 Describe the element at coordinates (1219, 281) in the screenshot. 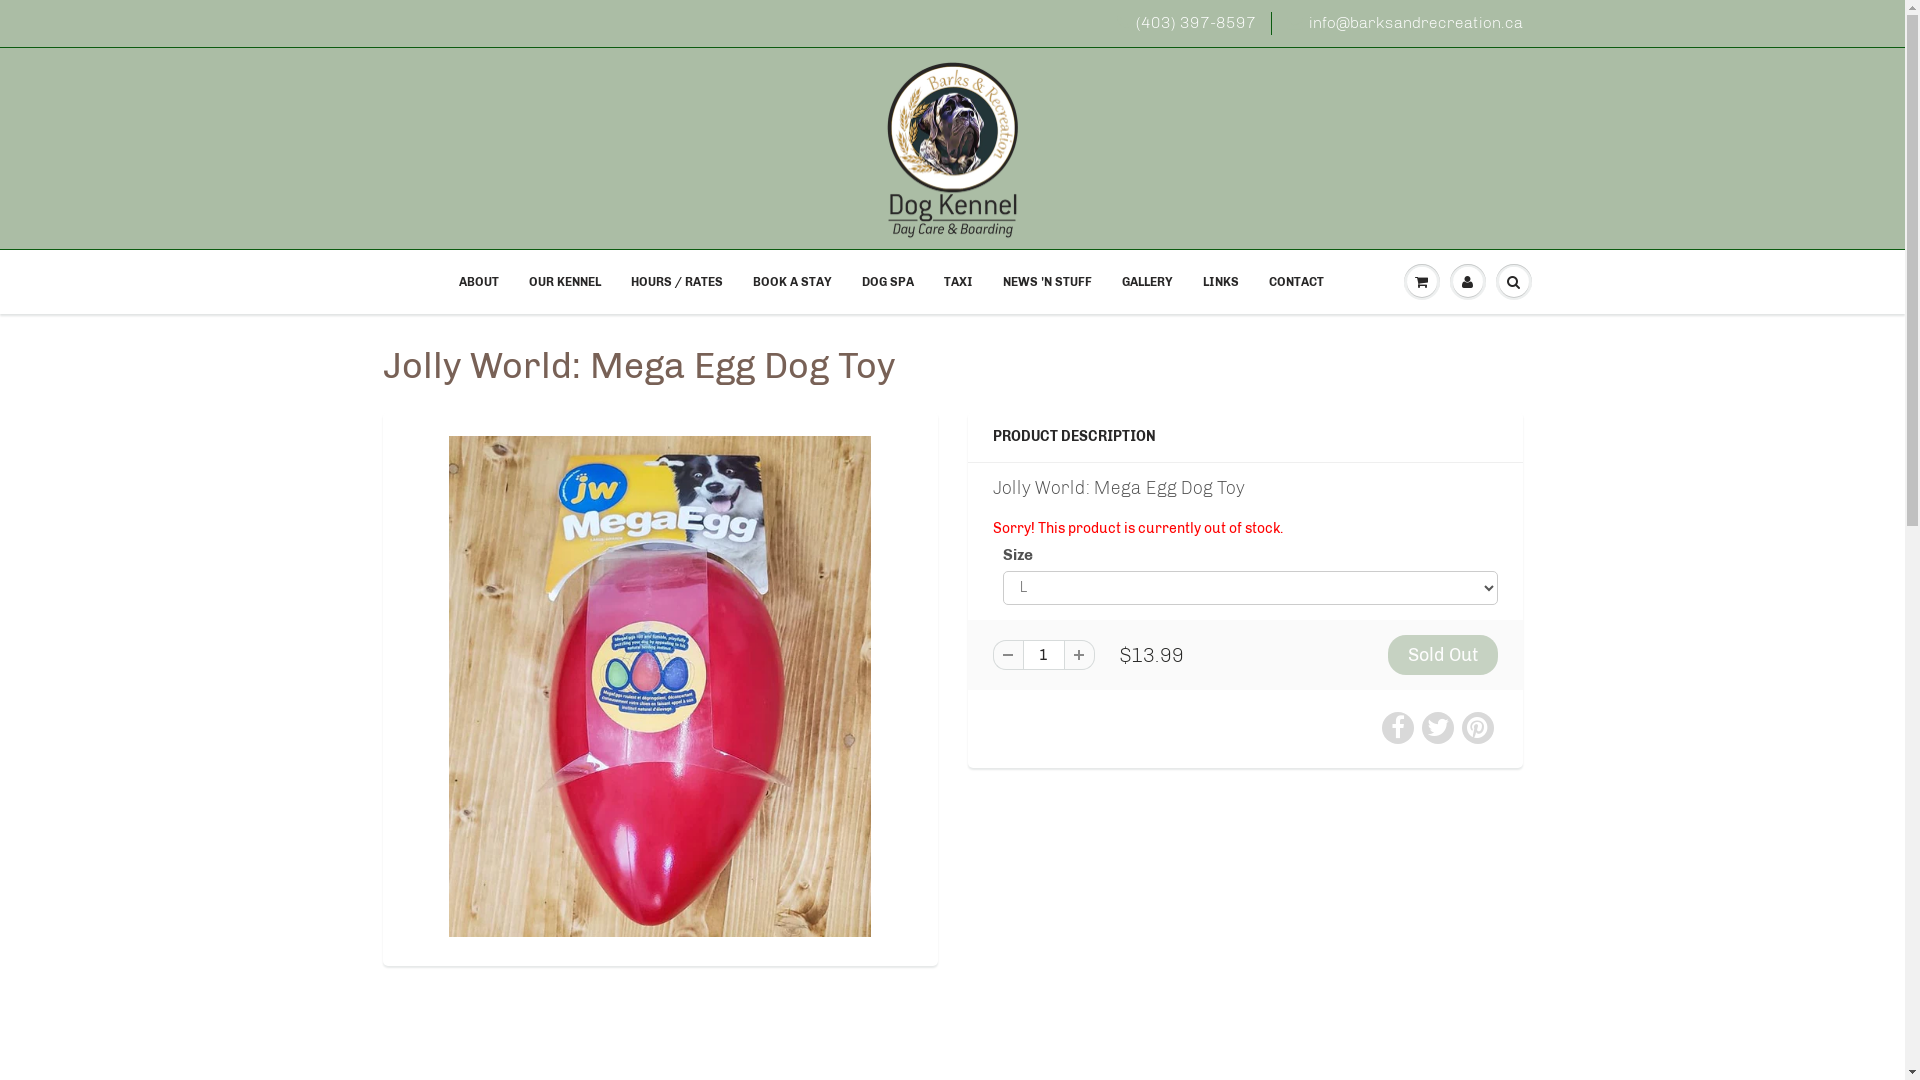

I see `'LINKS'` at that location.